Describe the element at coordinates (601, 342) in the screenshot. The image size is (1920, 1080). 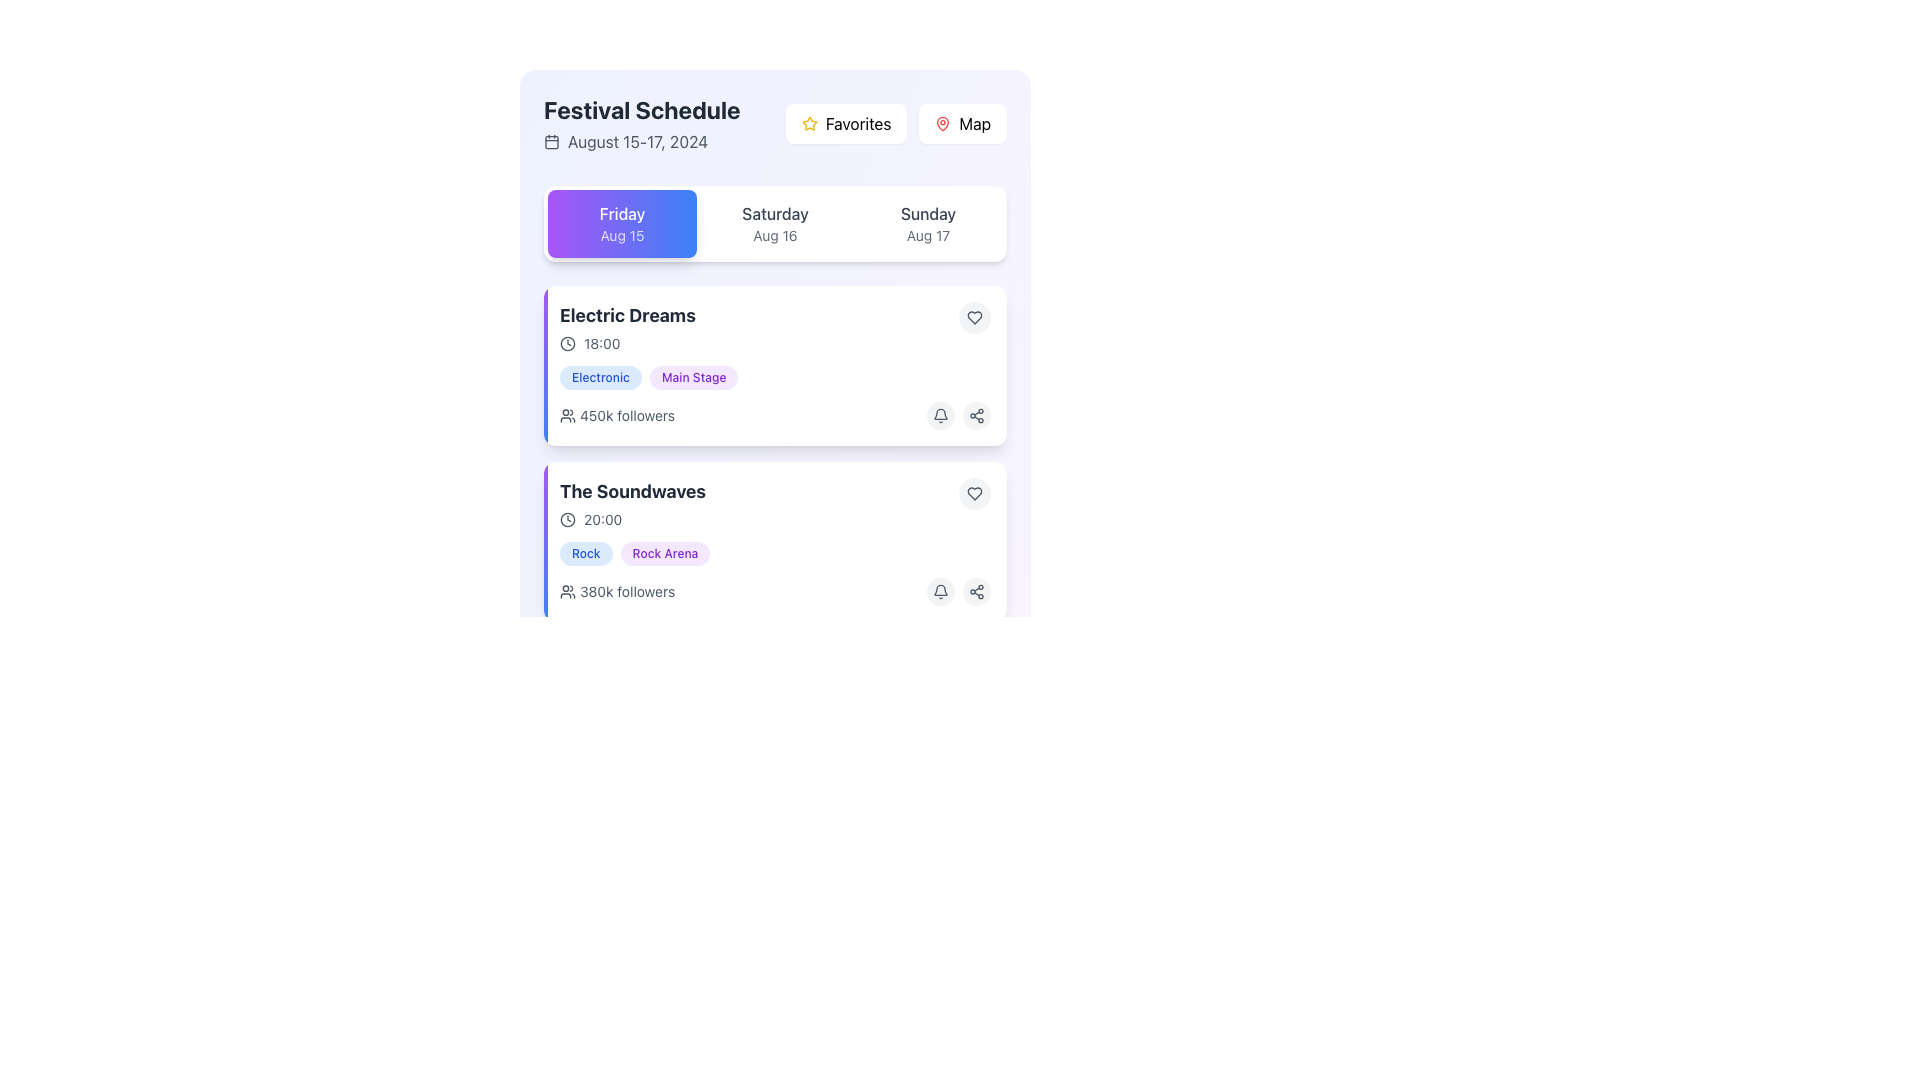
I see `the Text label that indicates the time of the scheduled 'Electric Dreams' activity, positioned to the right of the clock icon in the event card` at that location.